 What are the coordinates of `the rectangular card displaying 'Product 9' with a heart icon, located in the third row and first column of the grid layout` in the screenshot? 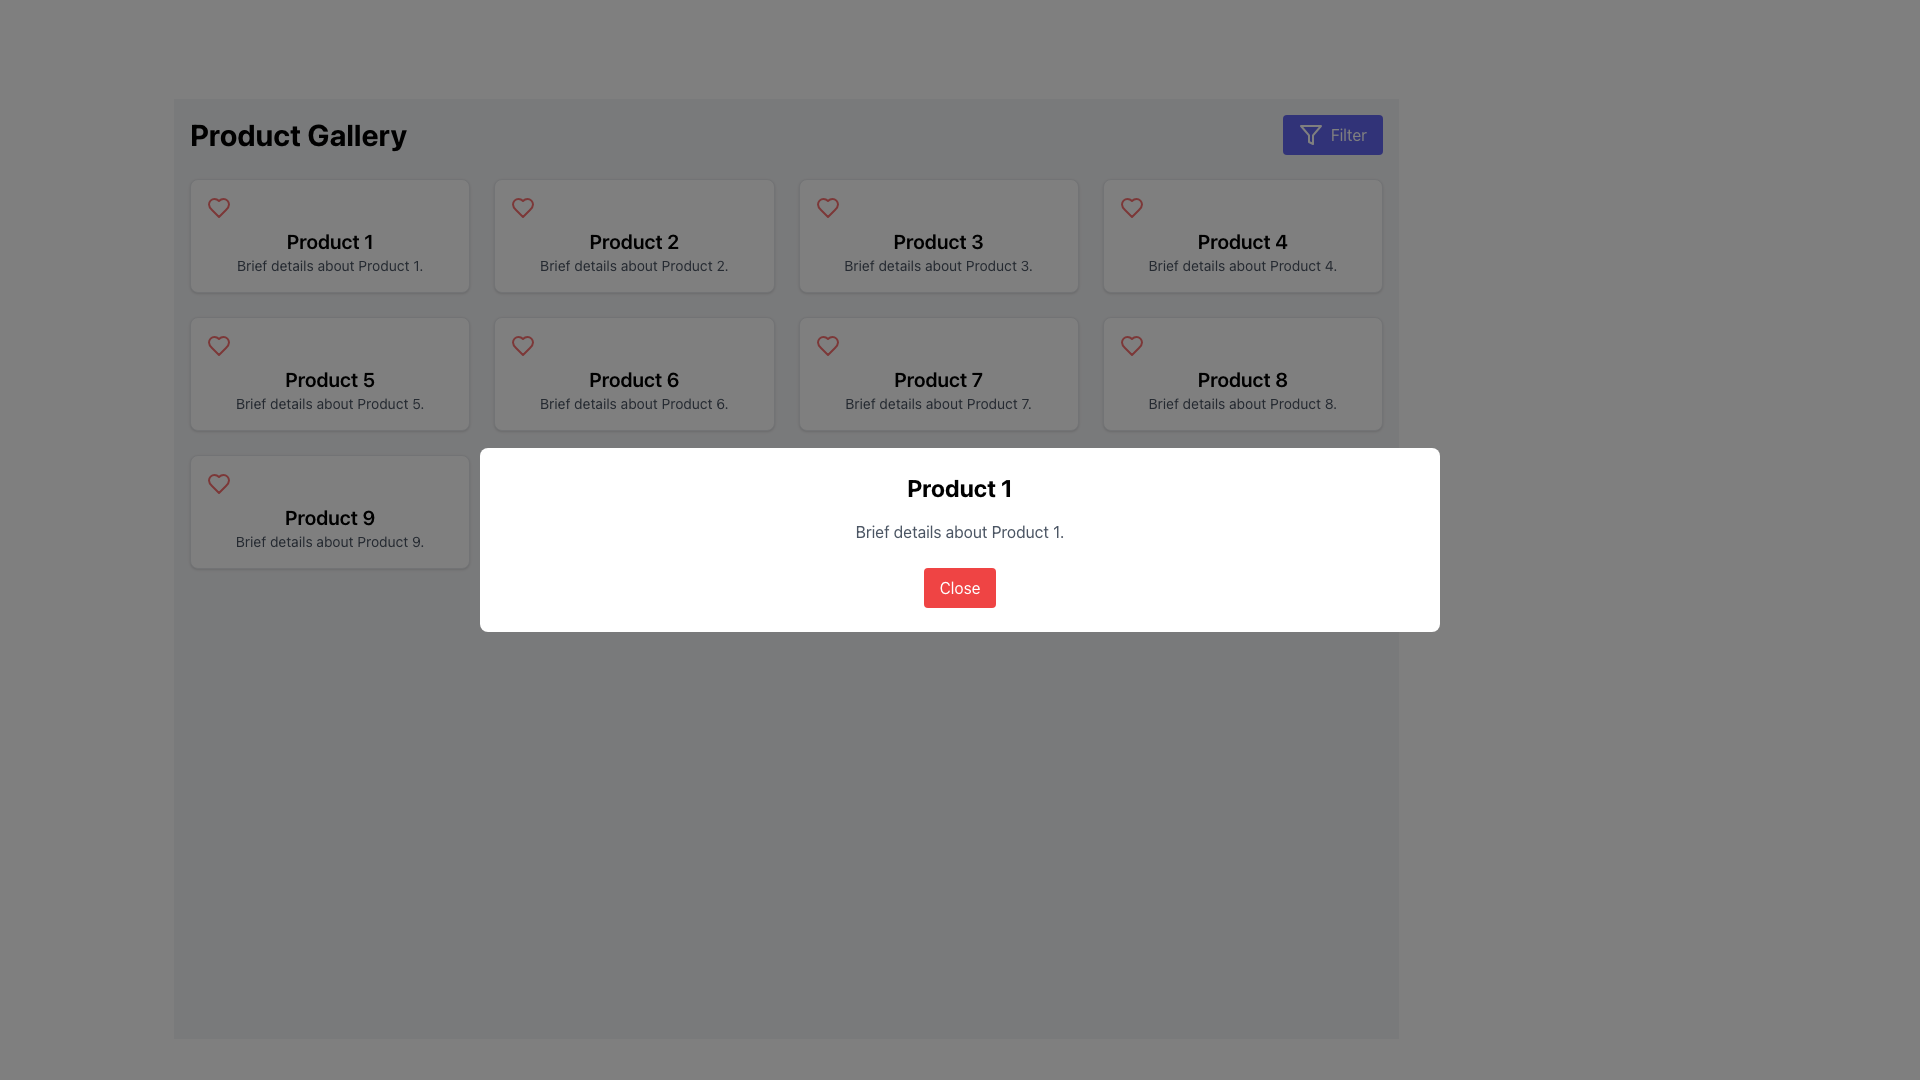 It's located at (330, 511).